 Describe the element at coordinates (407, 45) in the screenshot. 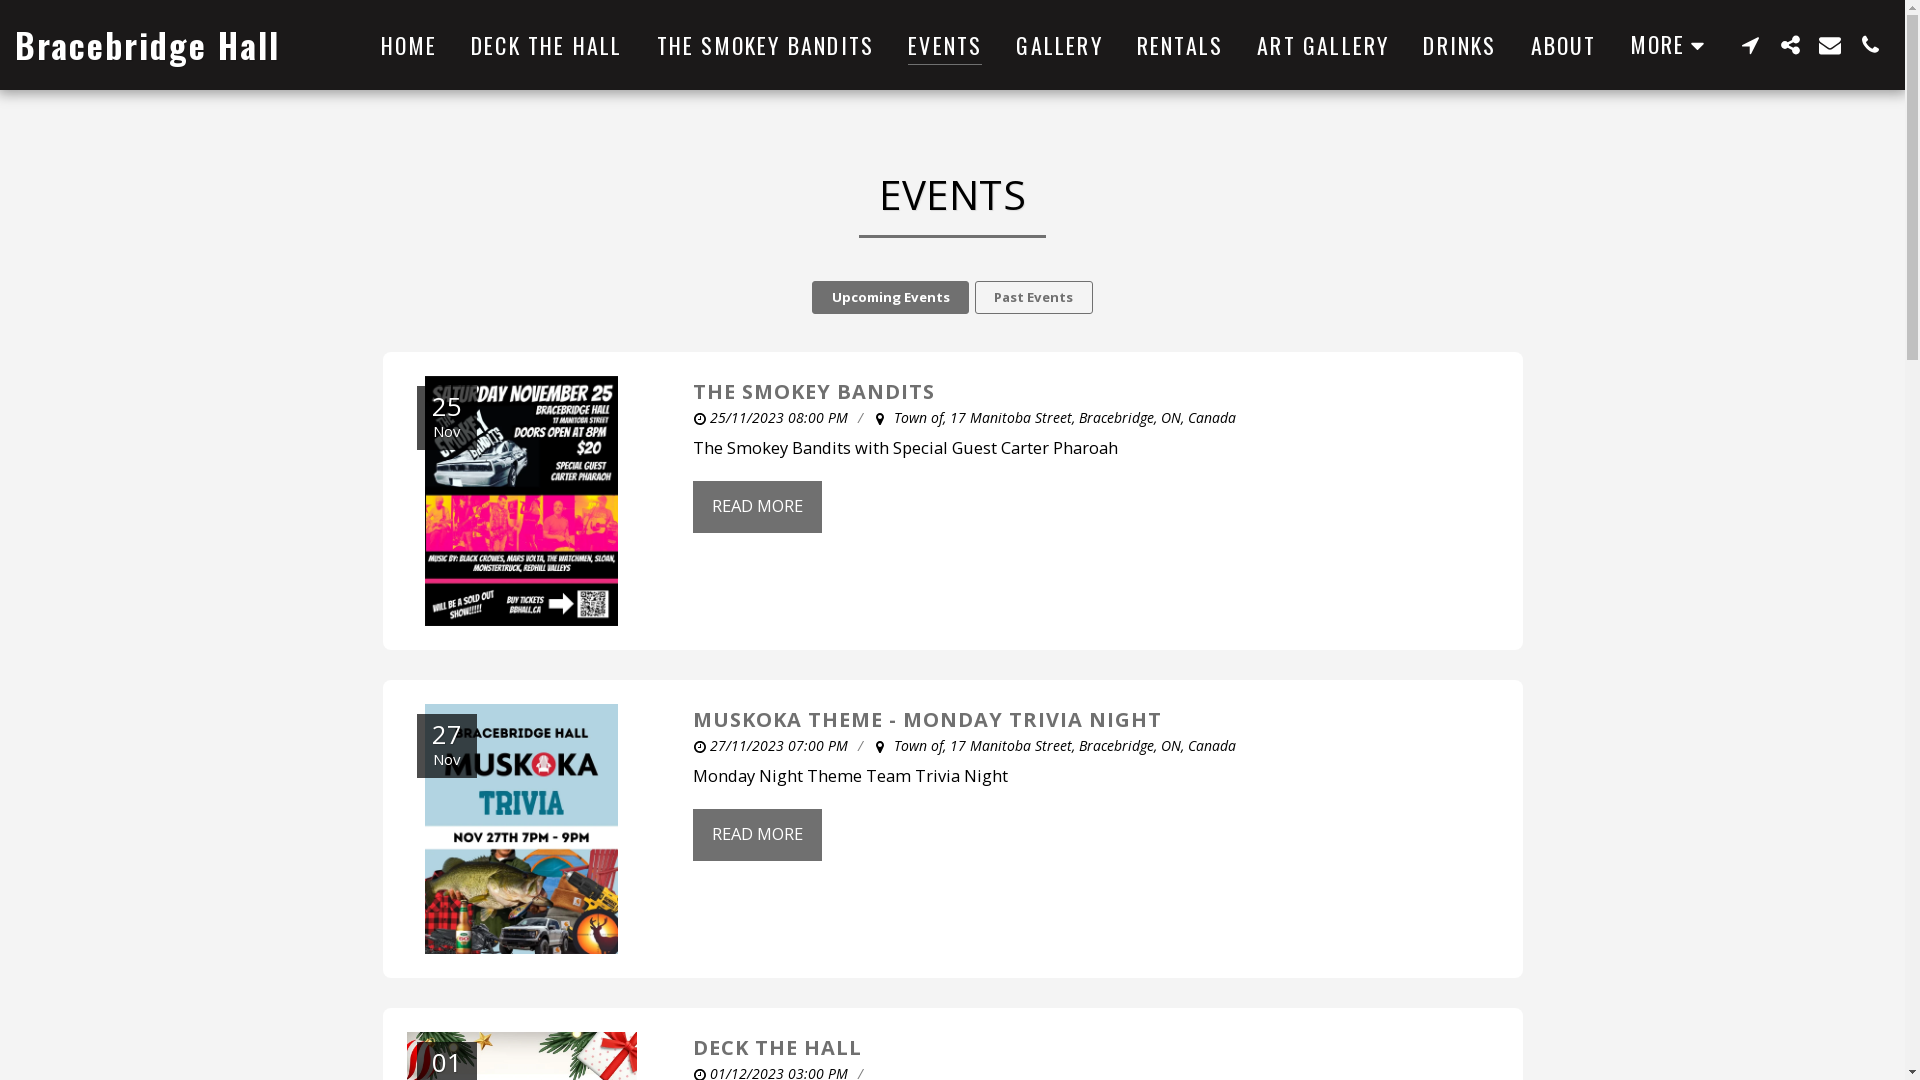

I see `'HOME'` at that location.